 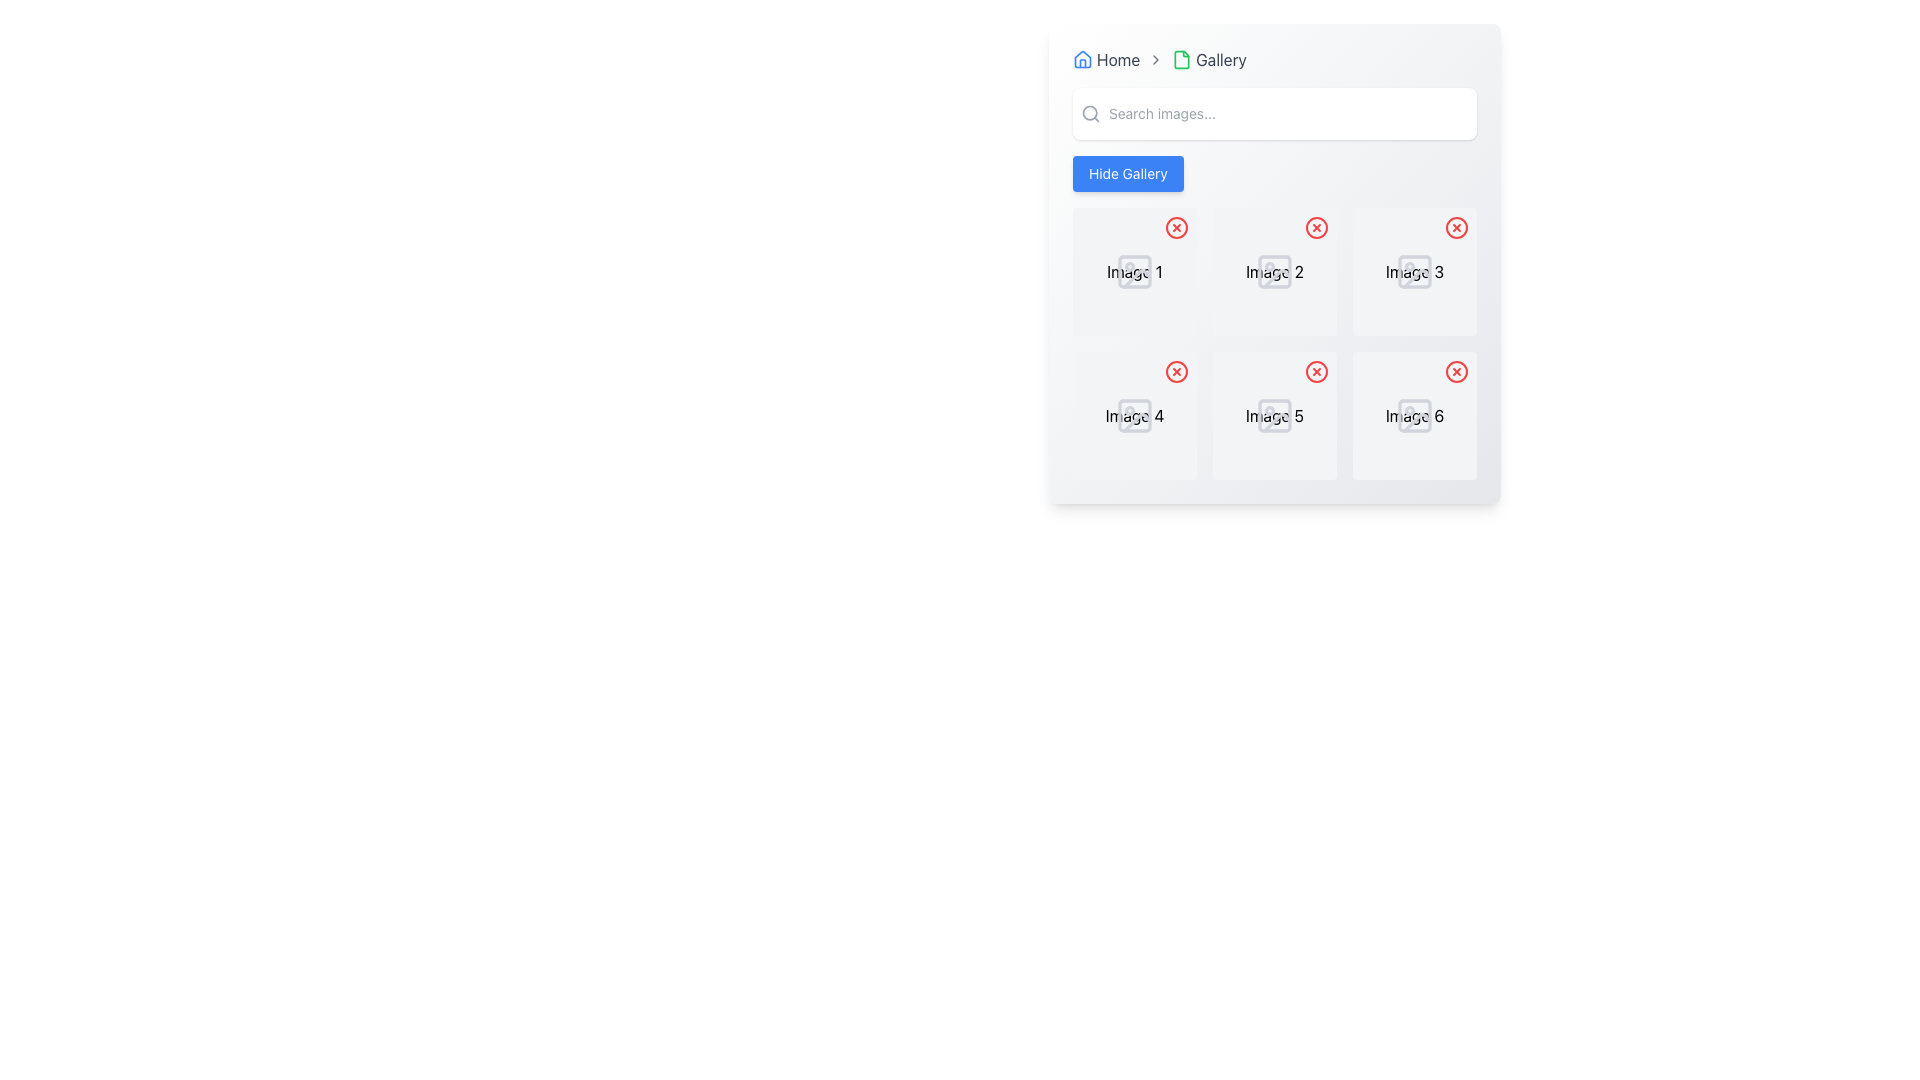 What do you see at coordinates (1082, 57) in the screenshot?
I see `the house-shaped icon in the navigation header bar` at bounding box center [1082, 57].